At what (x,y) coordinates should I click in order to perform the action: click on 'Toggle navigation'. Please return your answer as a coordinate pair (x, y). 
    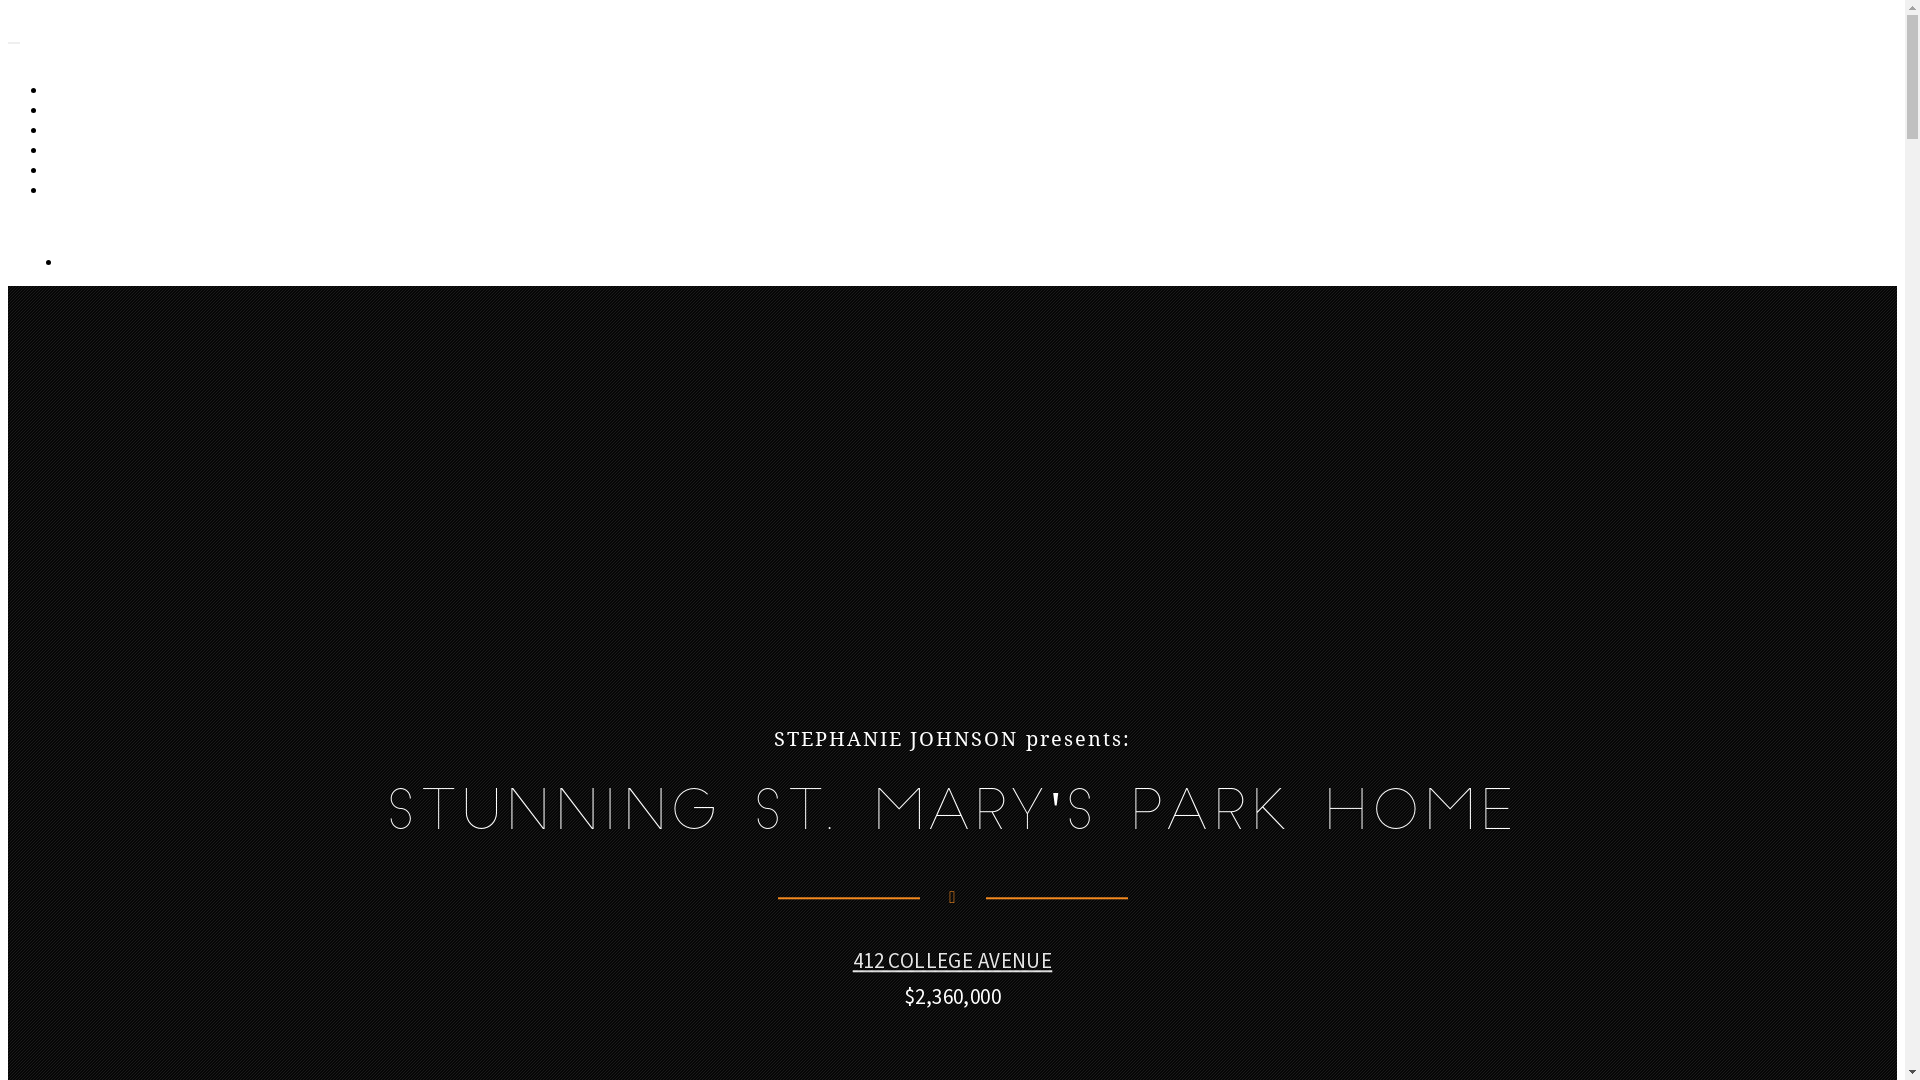
    Looking at the image, I should click on (14, 42).